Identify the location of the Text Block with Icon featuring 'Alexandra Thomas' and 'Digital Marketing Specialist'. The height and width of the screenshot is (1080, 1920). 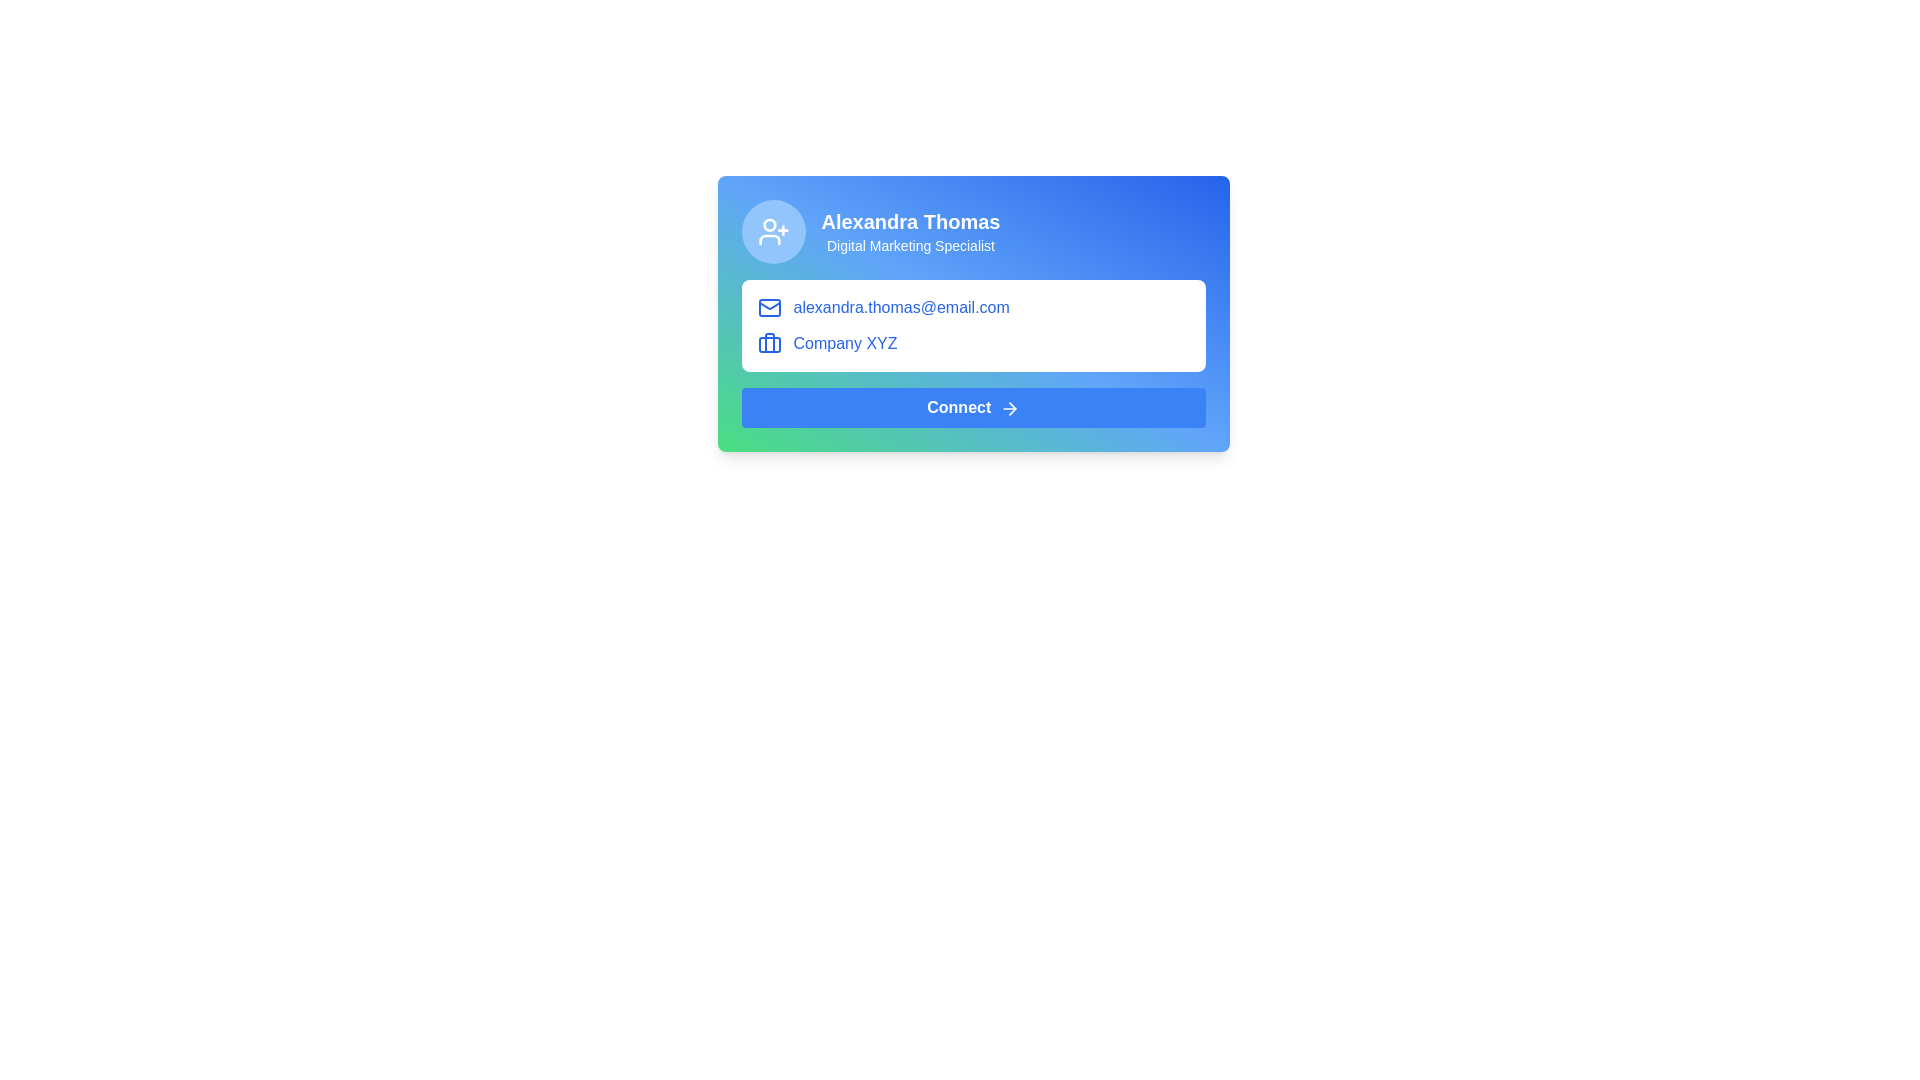
(973, 230).